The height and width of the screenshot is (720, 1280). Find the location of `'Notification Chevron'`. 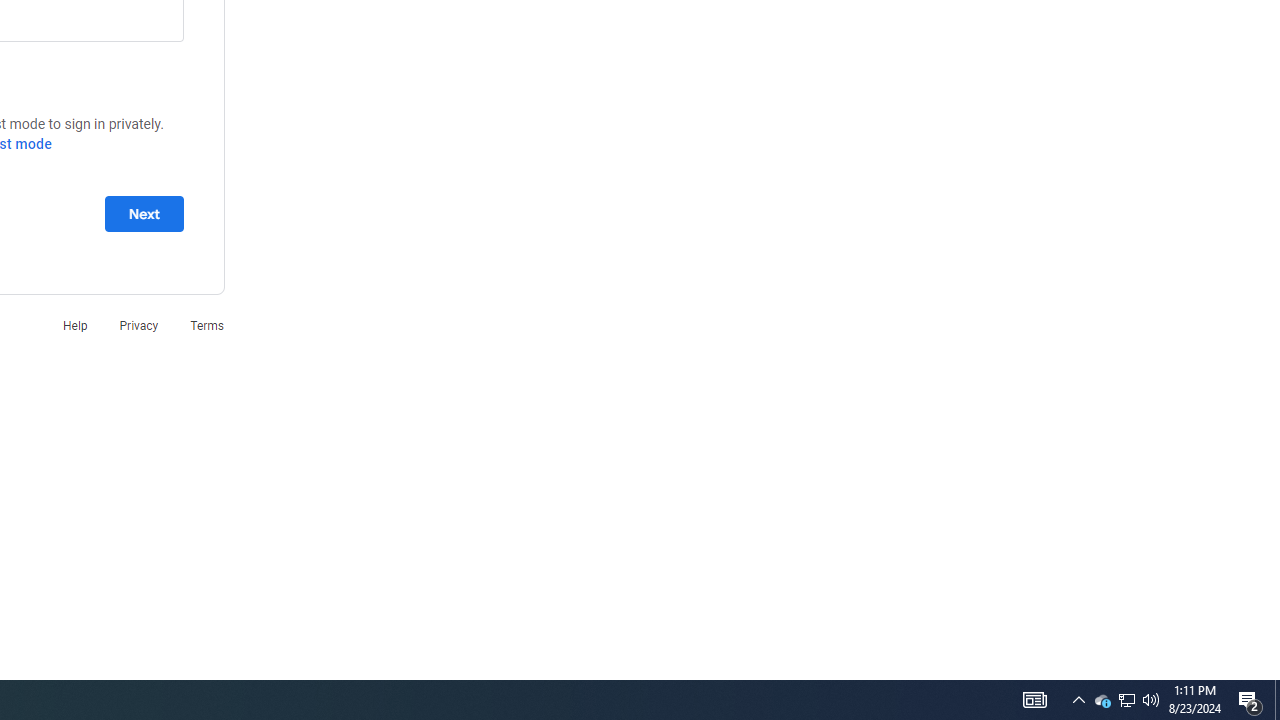

'Notification Chevron' is located at coordinates (1078, 698).